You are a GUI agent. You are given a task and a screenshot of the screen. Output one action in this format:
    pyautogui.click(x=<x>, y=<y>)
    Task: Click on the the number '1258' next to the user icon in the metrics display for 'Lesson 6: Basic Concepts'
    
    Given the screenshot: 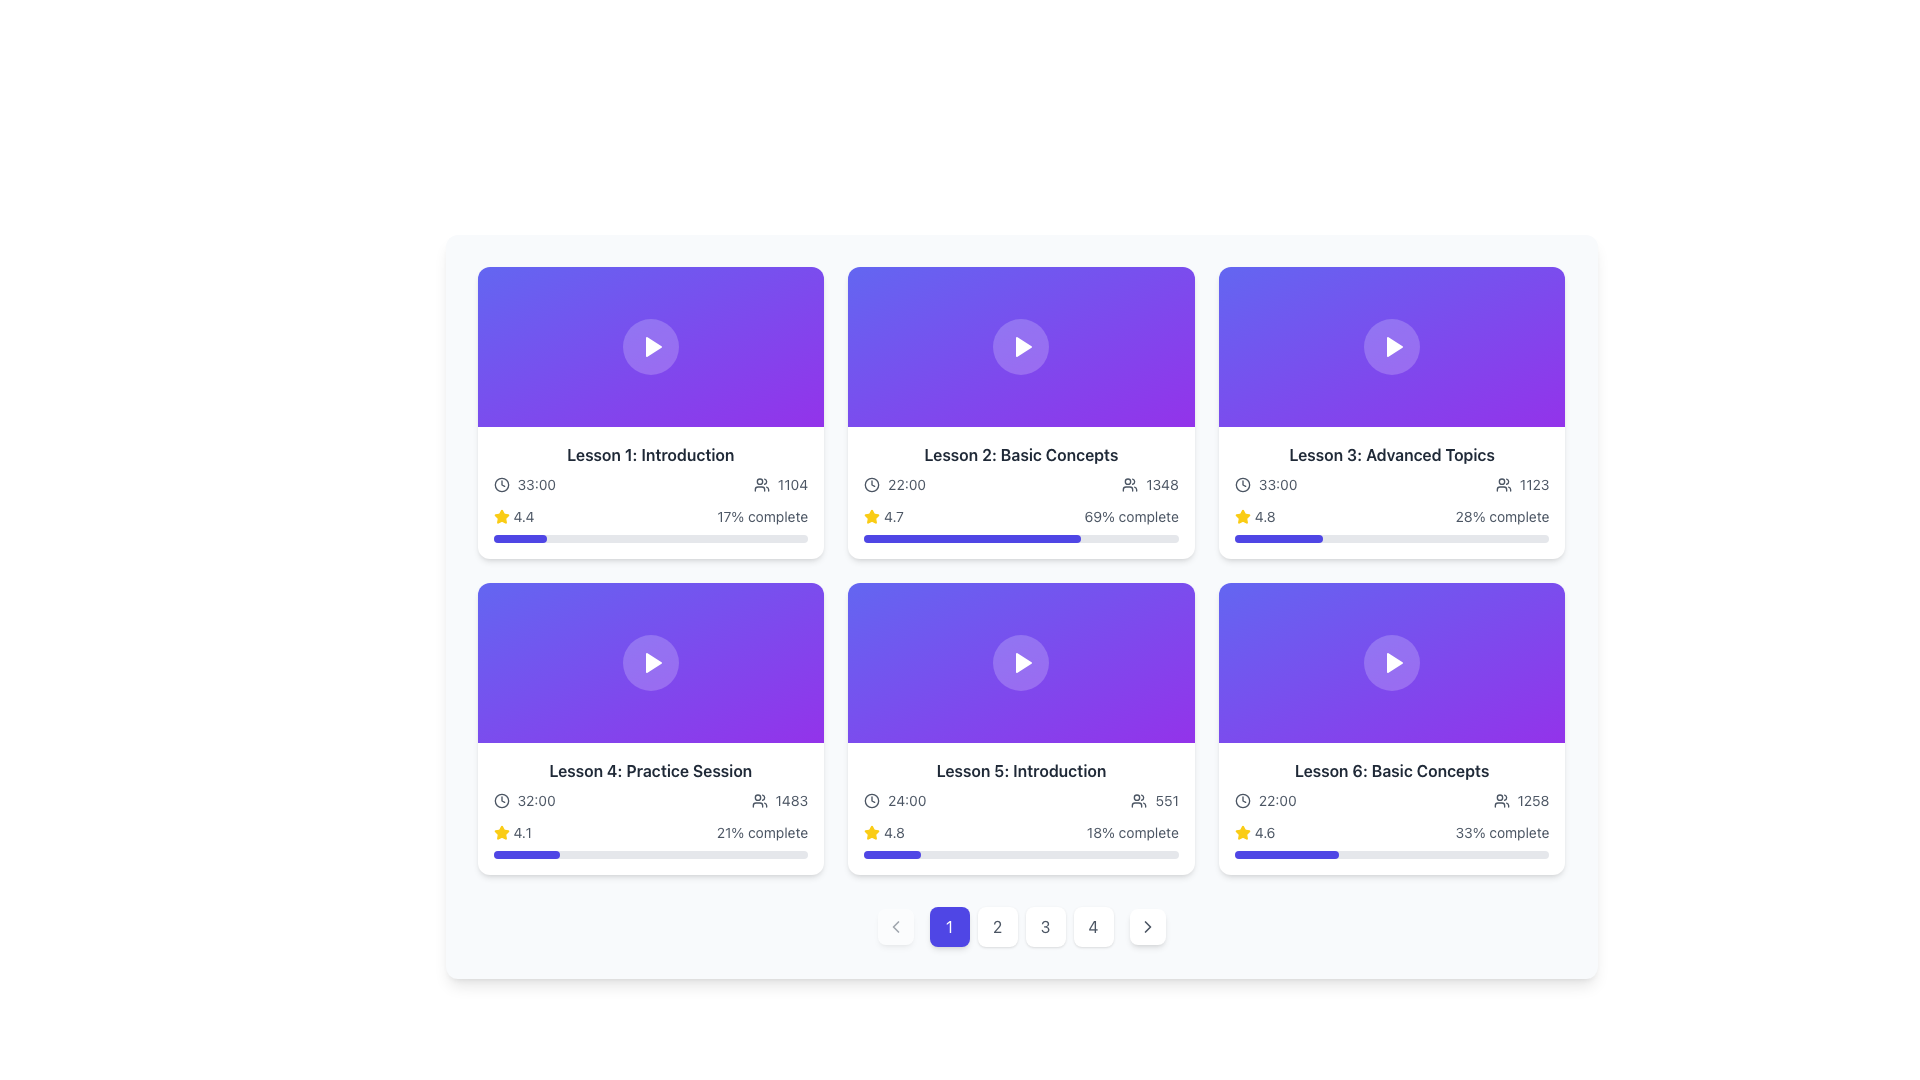 What is the action you would take?
    pyautogui.click(x=1520, y=800)
    